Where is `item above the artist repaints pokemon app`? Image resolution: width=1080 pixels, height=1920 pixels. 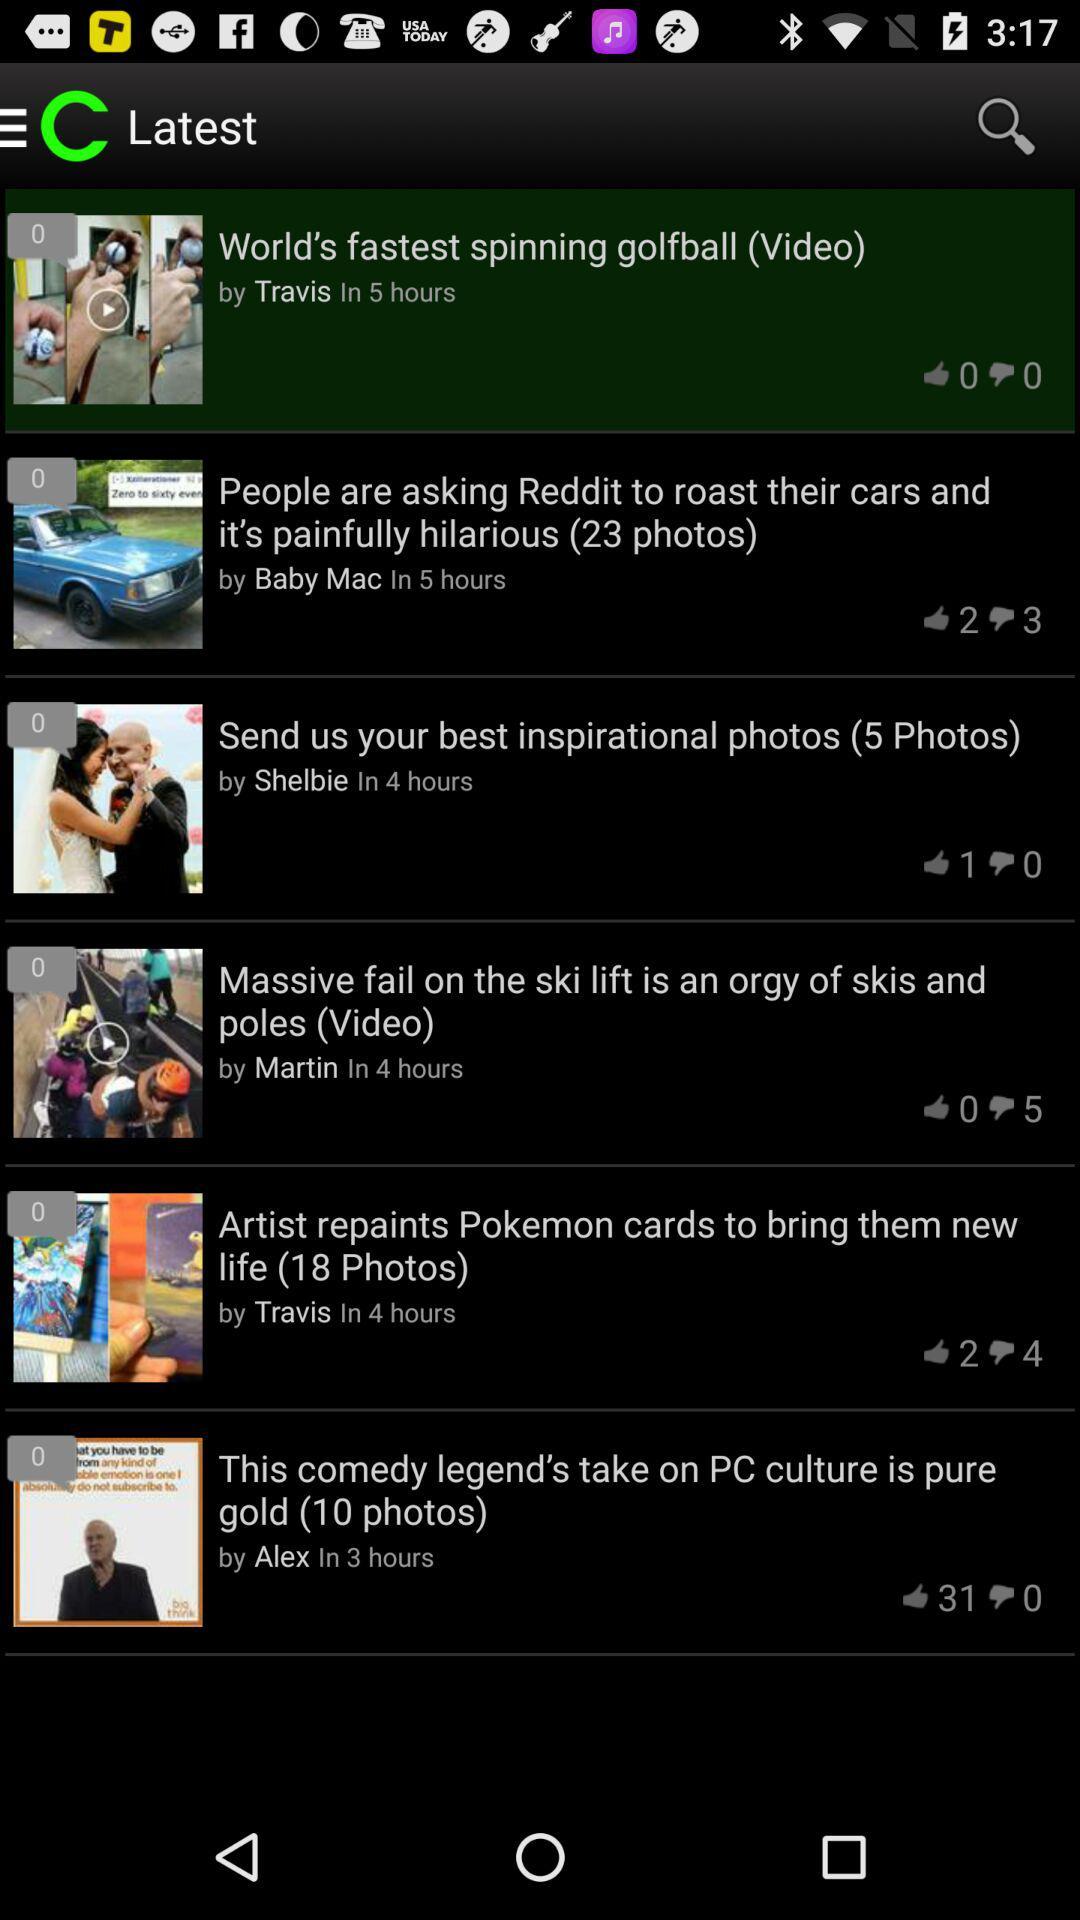 item above the artist repaints pokemon app is located at coordinates (296, 1065).